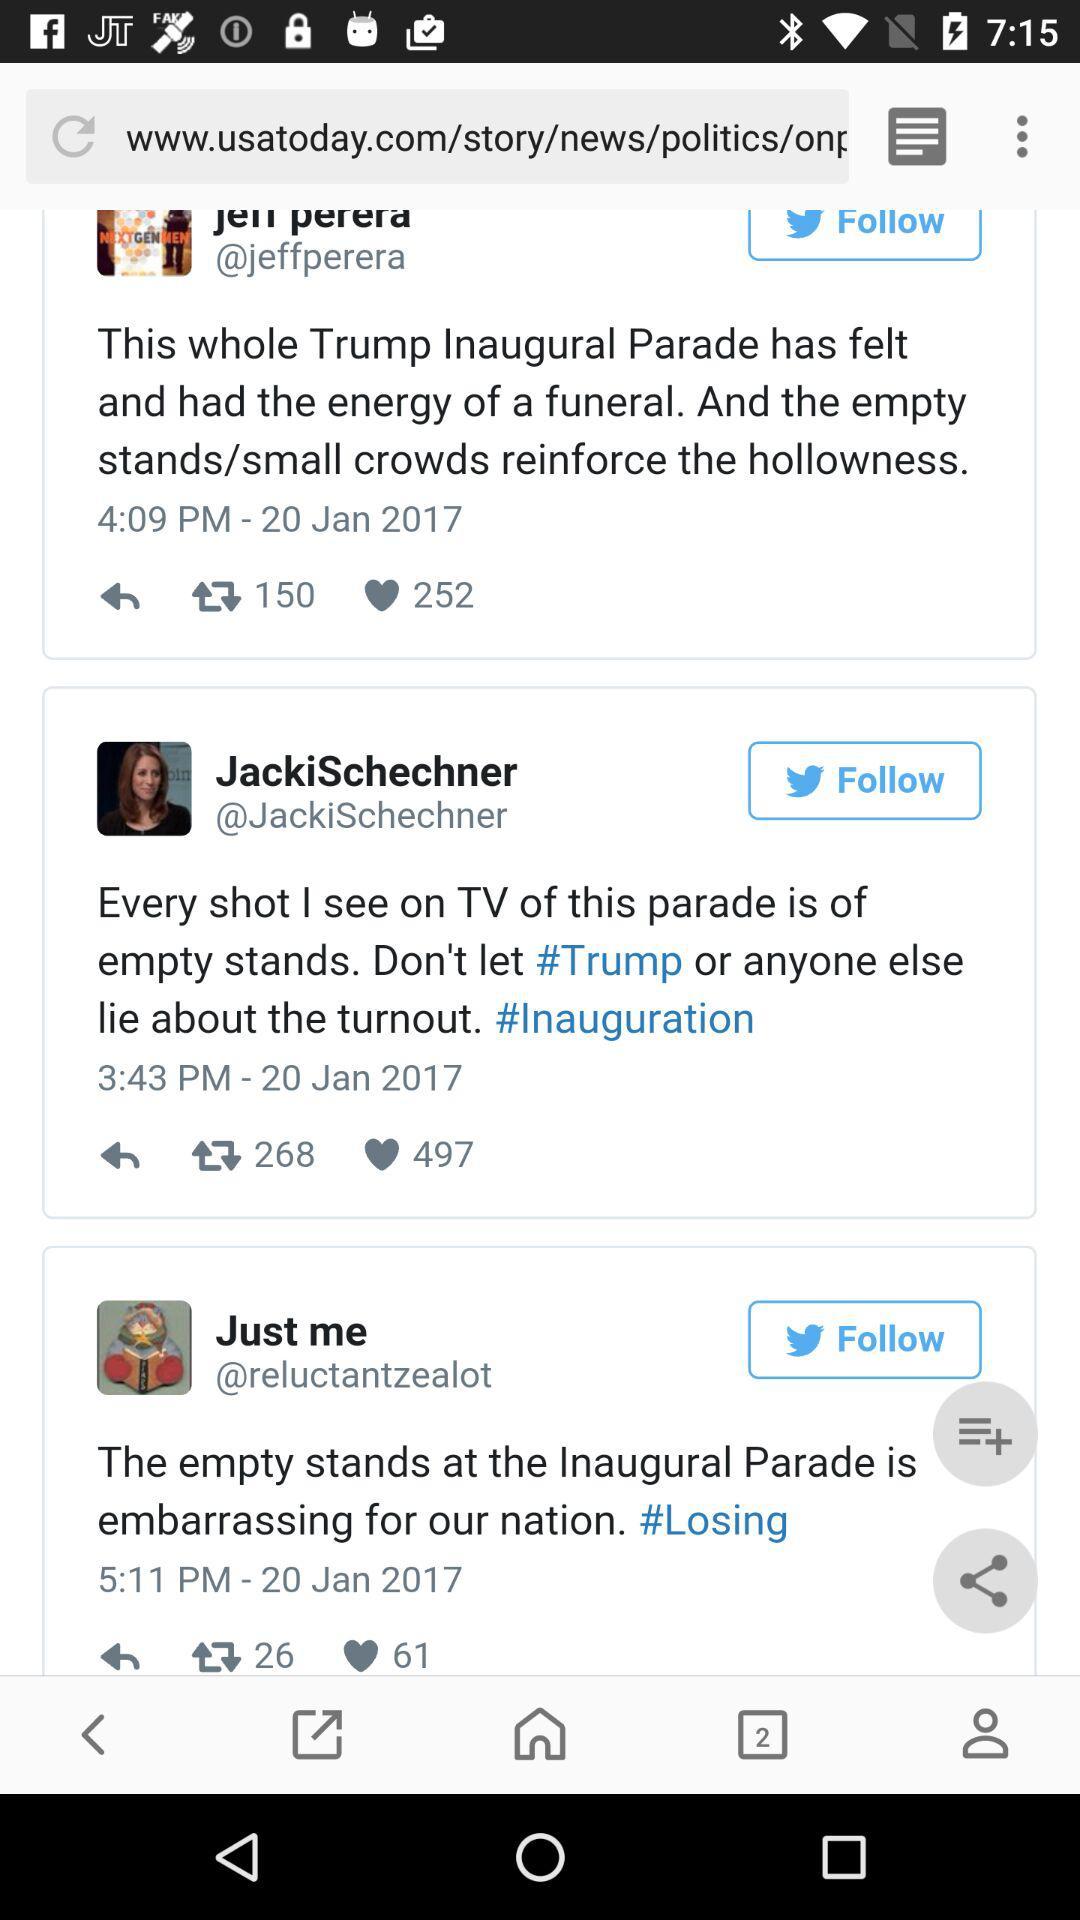 The height and width of the screenshot is (1920, 1080). Describe the element at coordinates (984, 1579) in the screenshot. I see `the share icon` at that location.